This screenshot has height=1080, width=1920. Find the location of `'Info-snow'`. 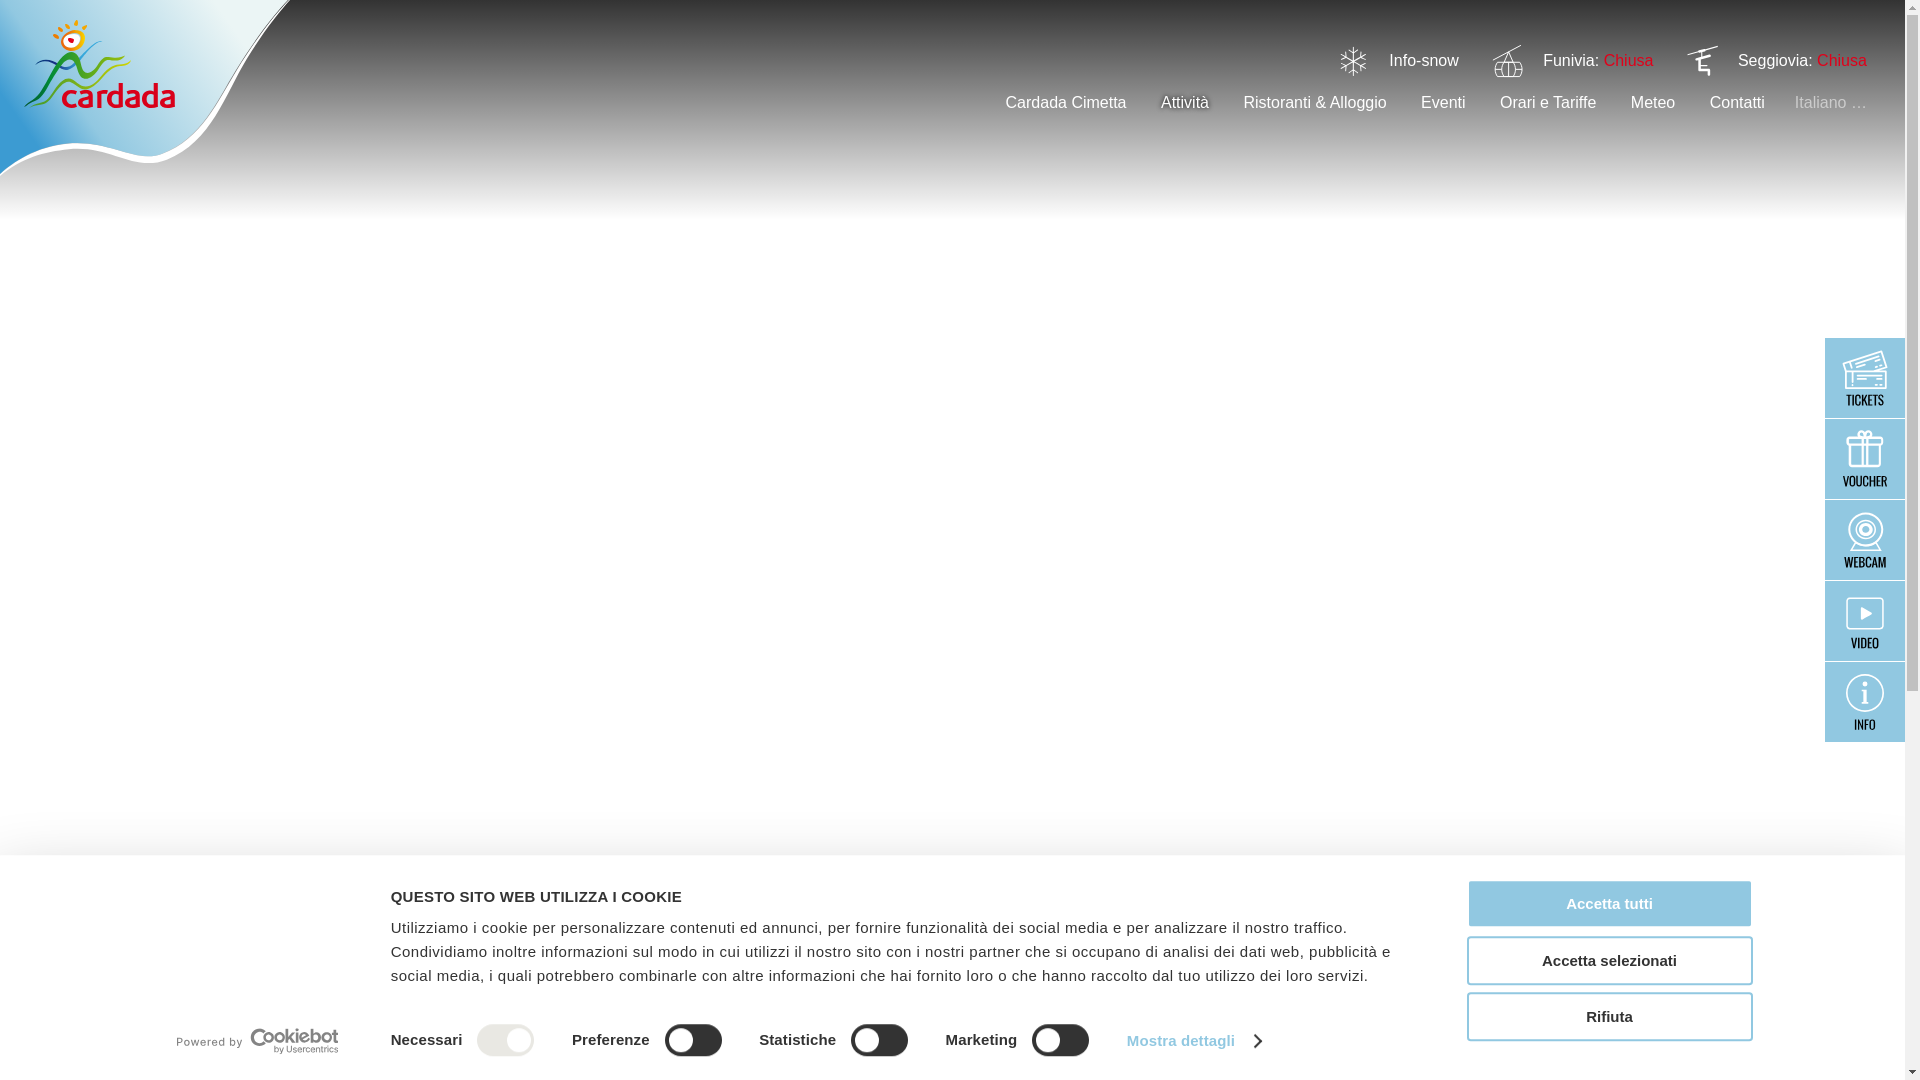

'Info-snow' is located at coordinates (1422, 59).